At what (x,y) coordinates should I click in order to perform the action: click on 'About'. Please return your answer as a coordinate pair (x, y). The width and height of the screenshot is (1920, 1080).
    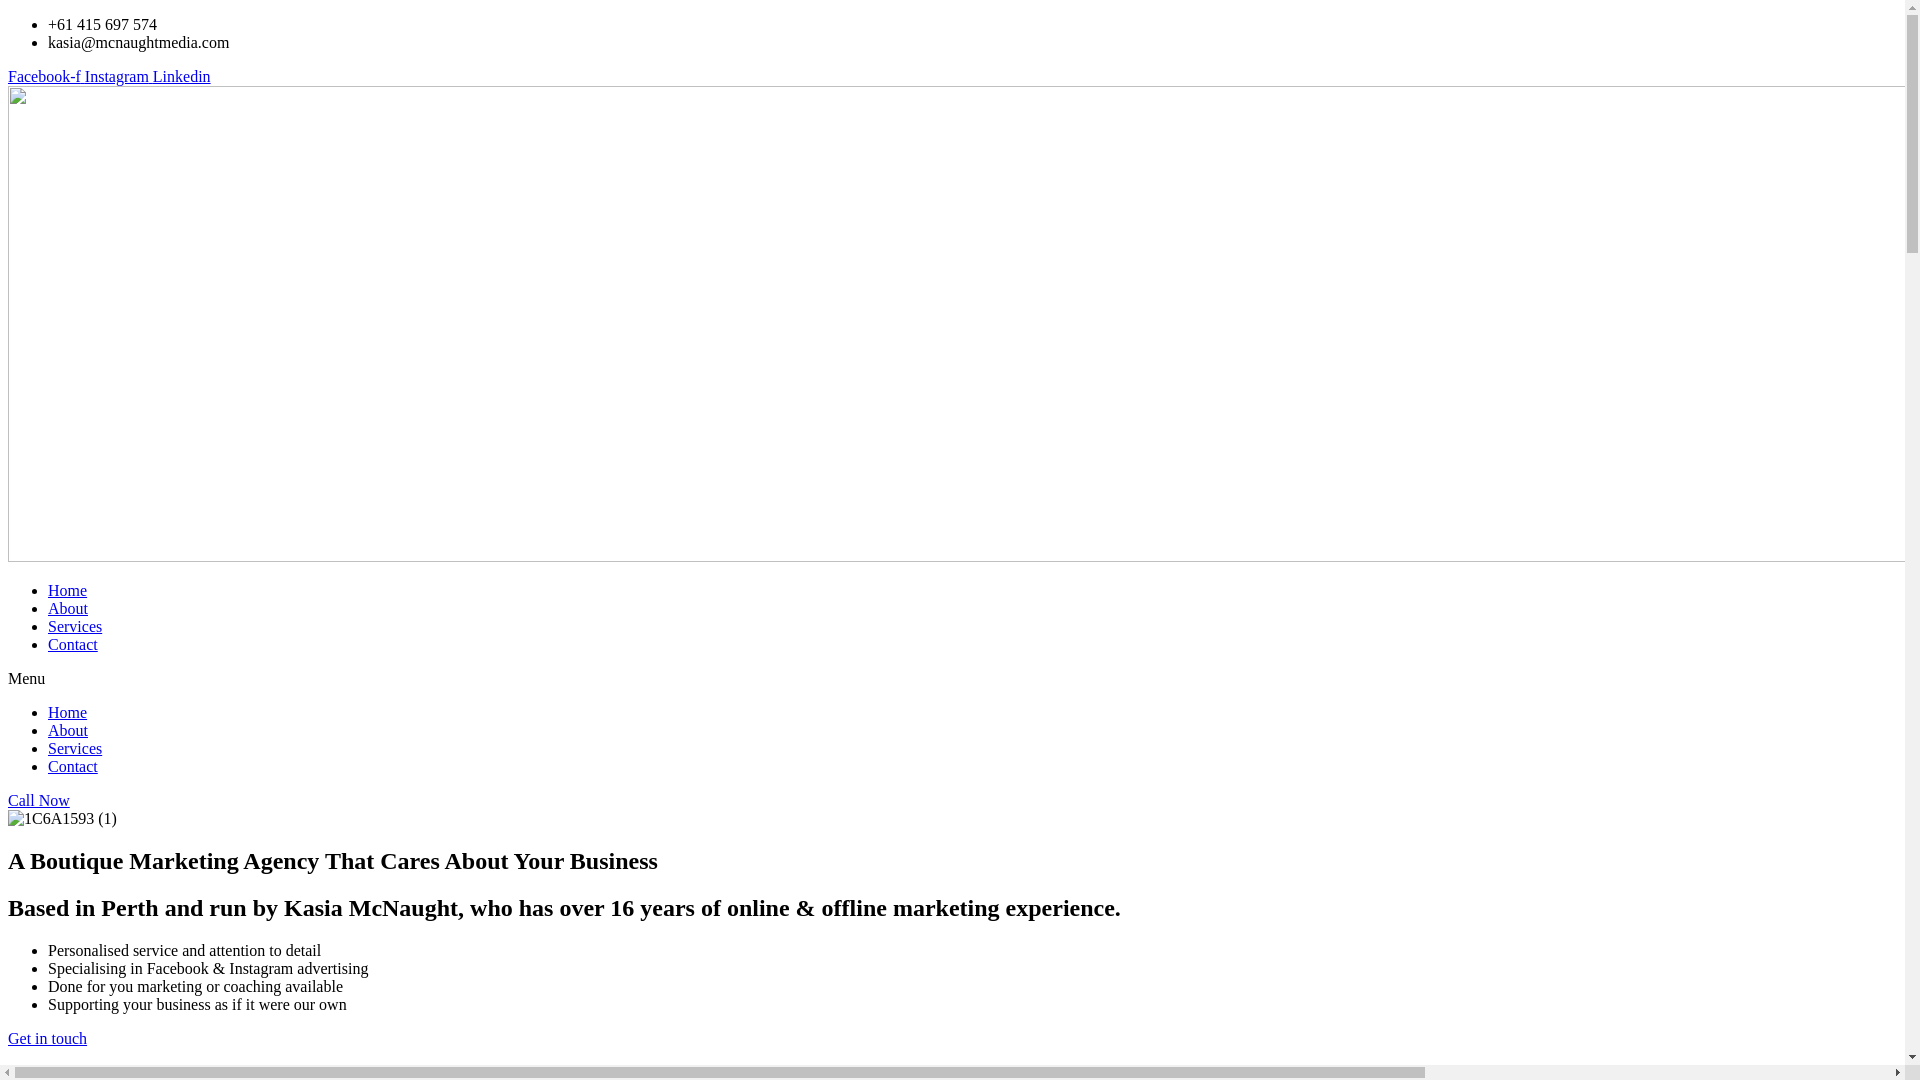
    Looking at the image, I should click on (67, 730).